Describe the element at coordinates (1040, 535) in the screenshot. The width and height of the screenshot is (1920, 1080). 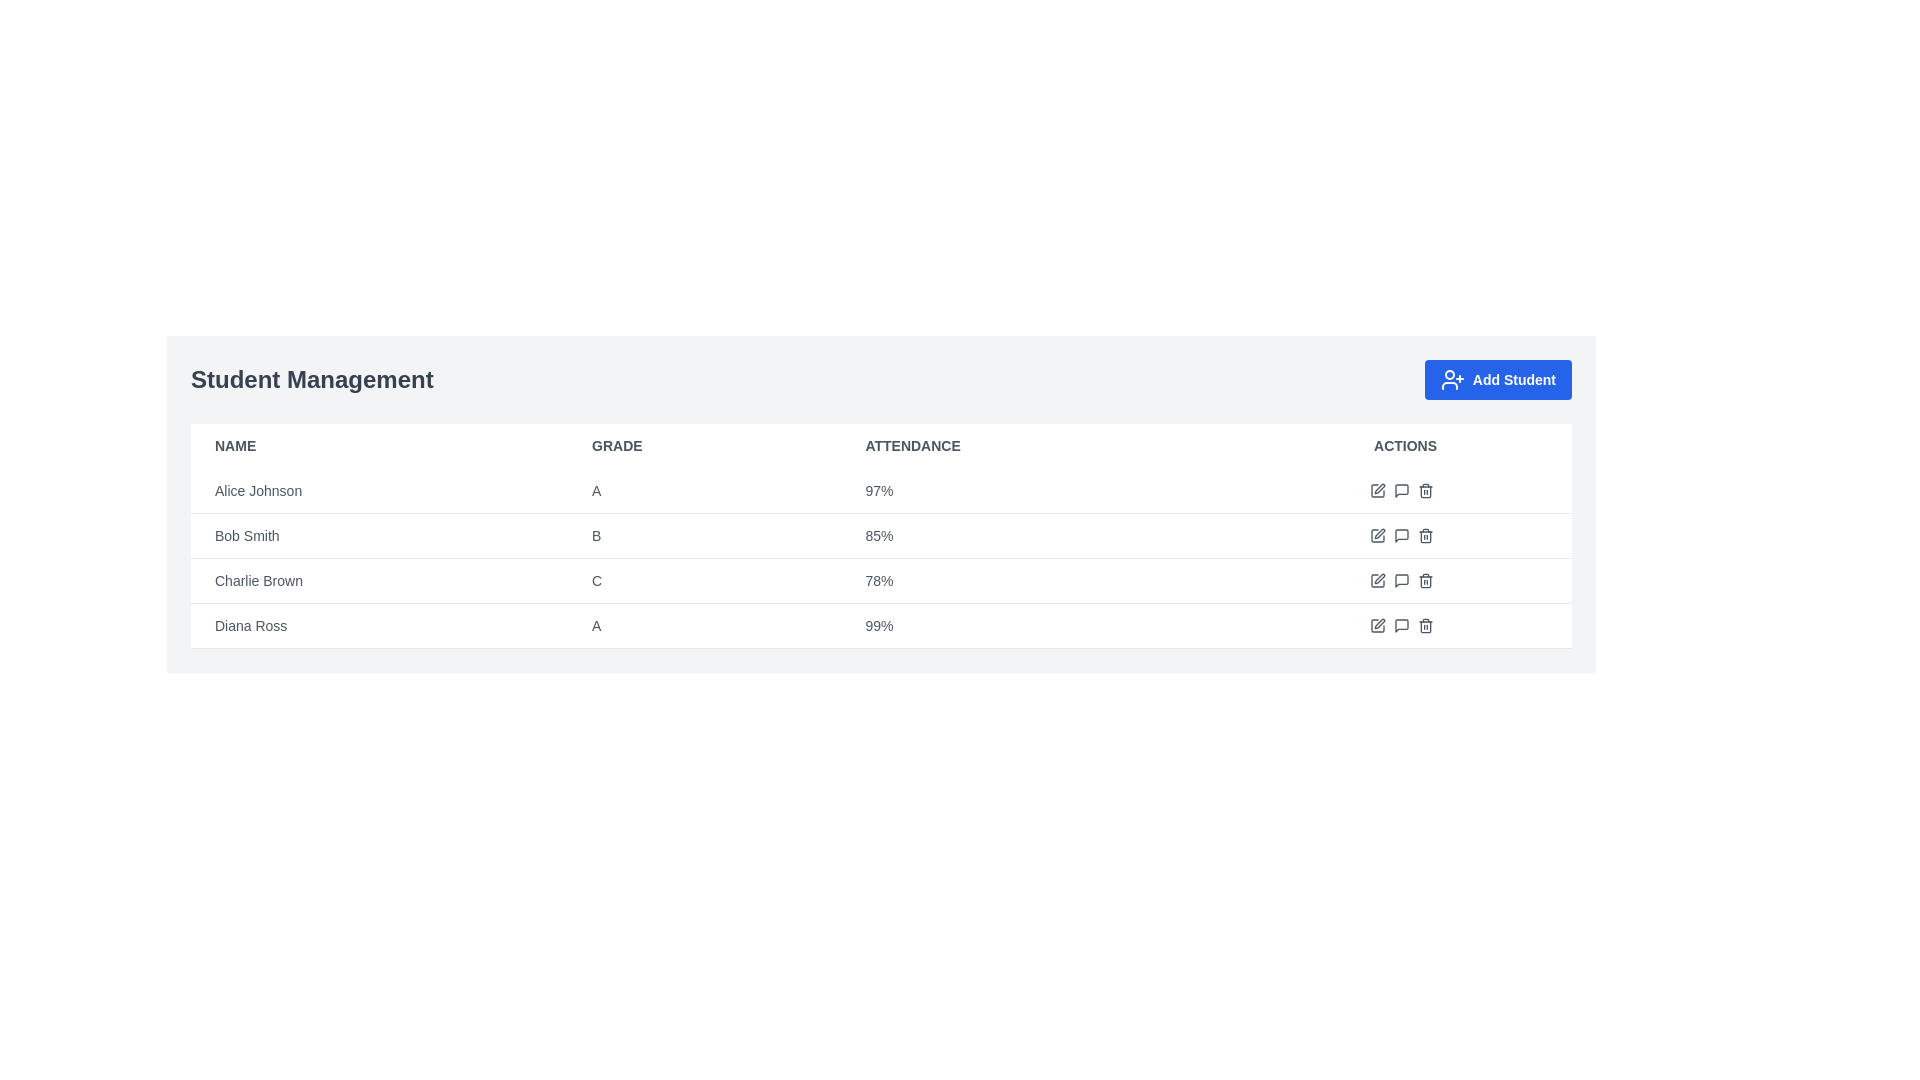
I see `text element indicating the attendance percentage for 'Bob Smith' located in the third column of the second row of the table` at that location.